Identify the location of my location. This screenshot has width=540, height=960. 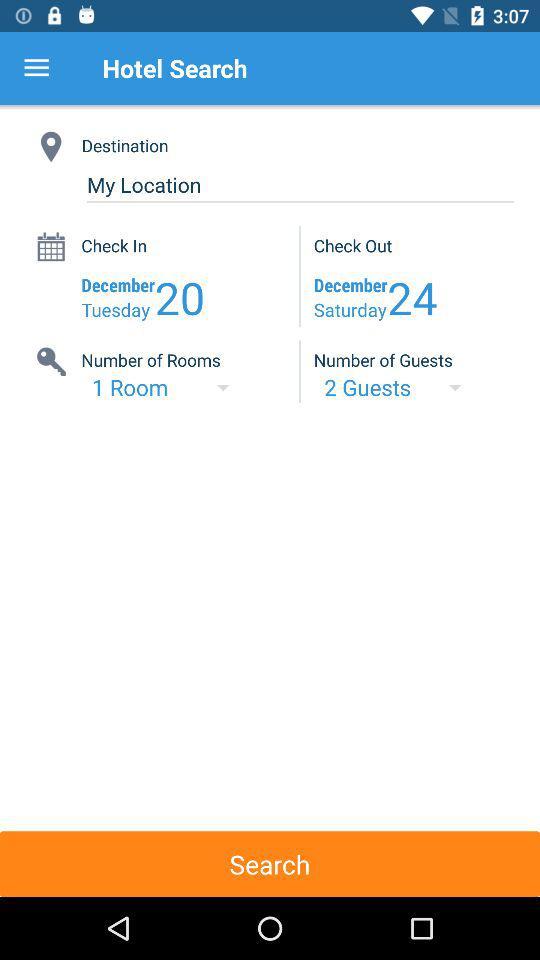
(299, 185).